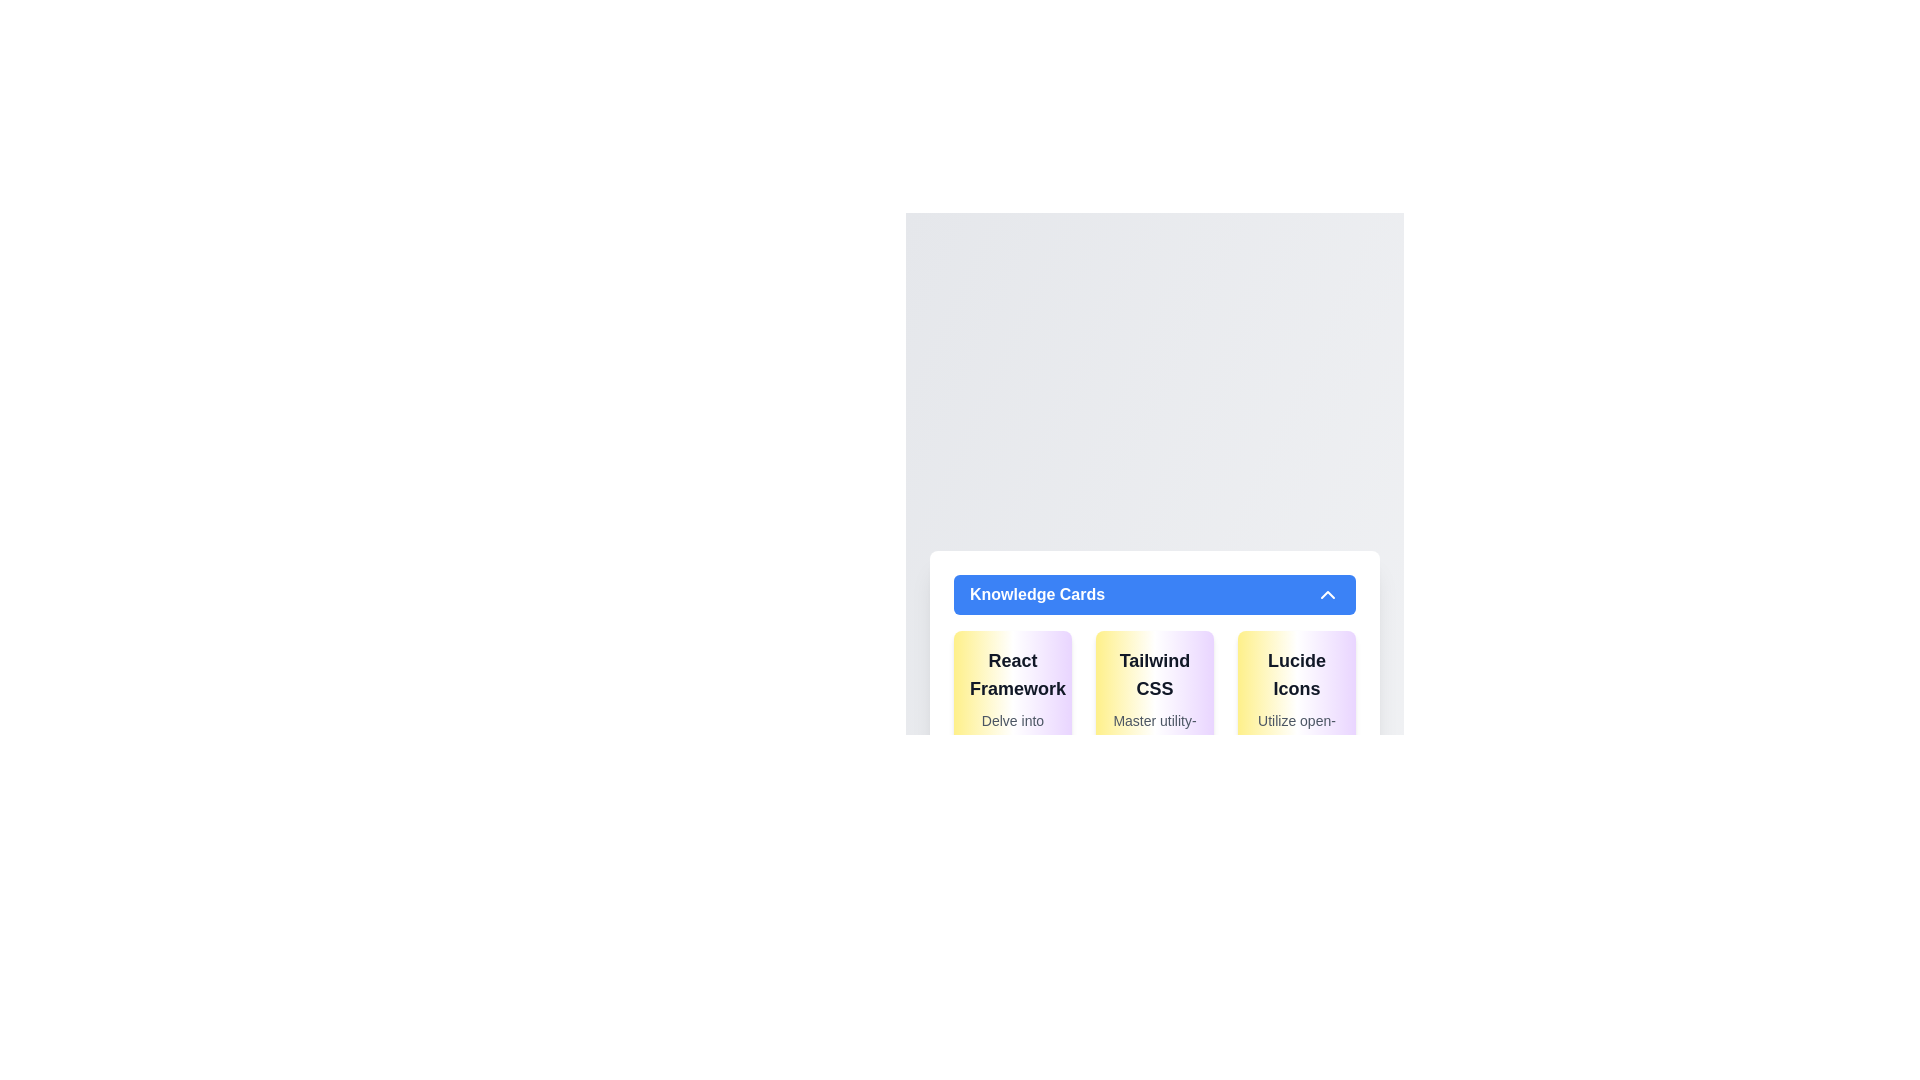 This screenshot has height=1080, width=1920. What do you see at coordinates (1328, 593) in the screenshot?
I see `the Chevron-Up icon located on the right-hand side of the blue header banner labeled 'Knowledge Cards'` at bounding box center [1328, 593].